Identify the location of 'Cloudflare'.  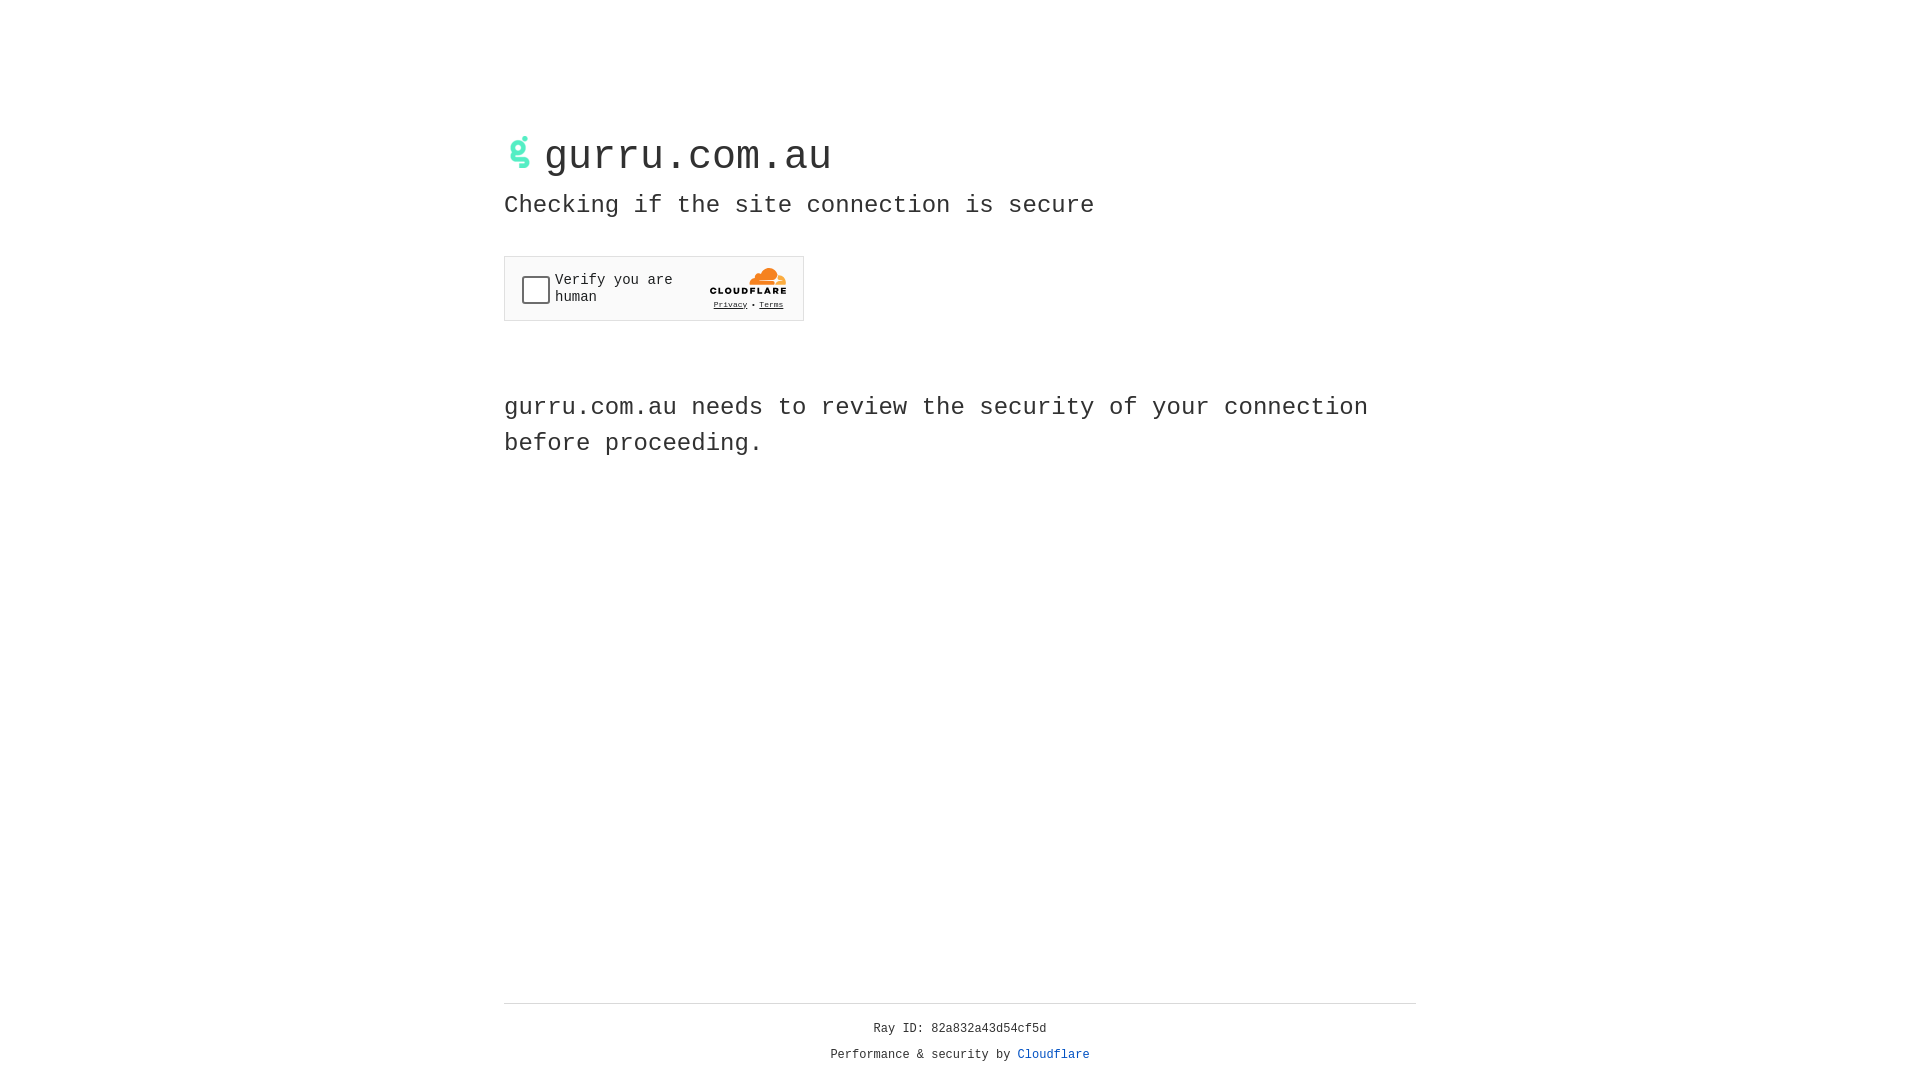
(1053, 1054).